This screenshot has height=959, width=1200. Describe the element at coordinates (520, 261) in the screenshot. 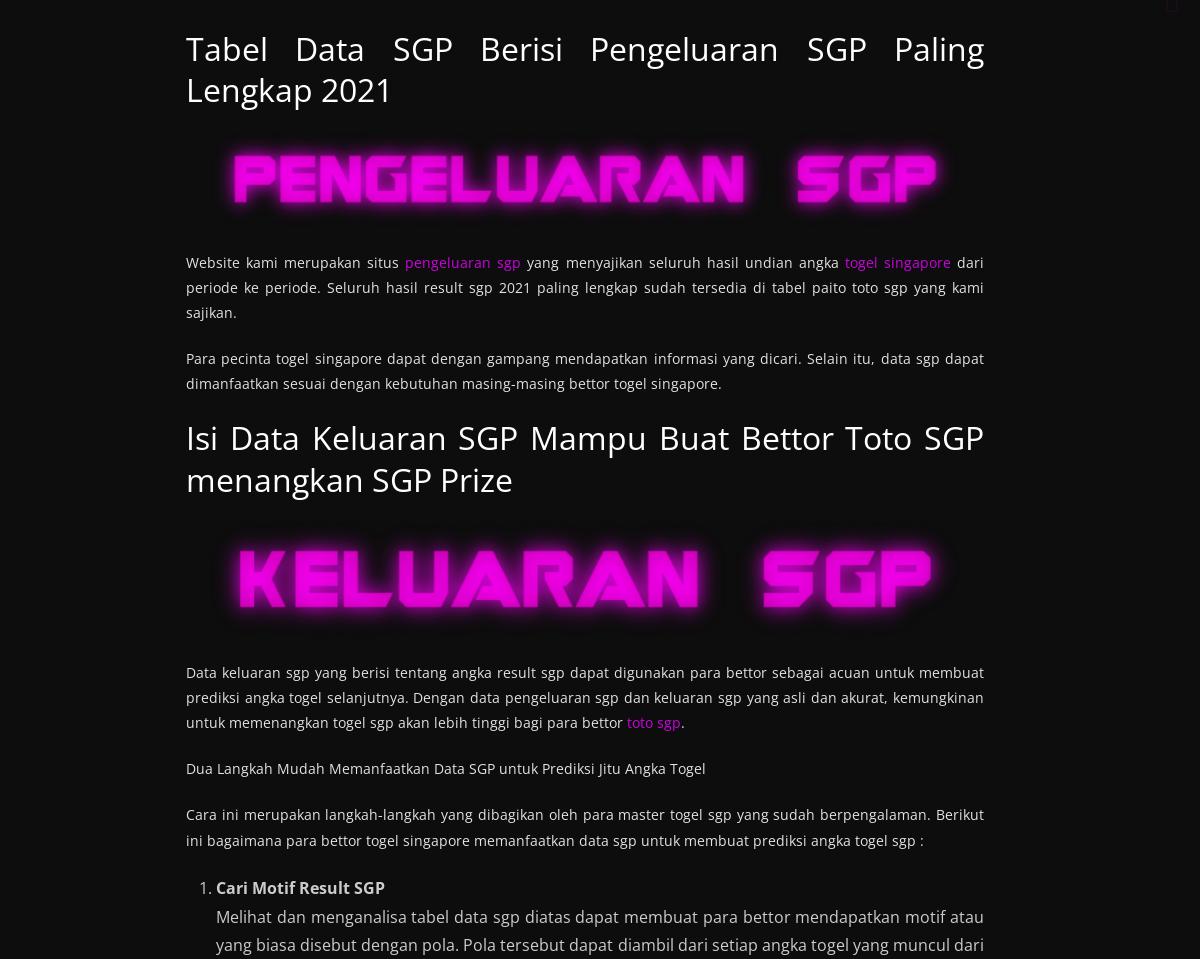

I see `'yang menyajikan seluruh hasil undian angka'` at that location.